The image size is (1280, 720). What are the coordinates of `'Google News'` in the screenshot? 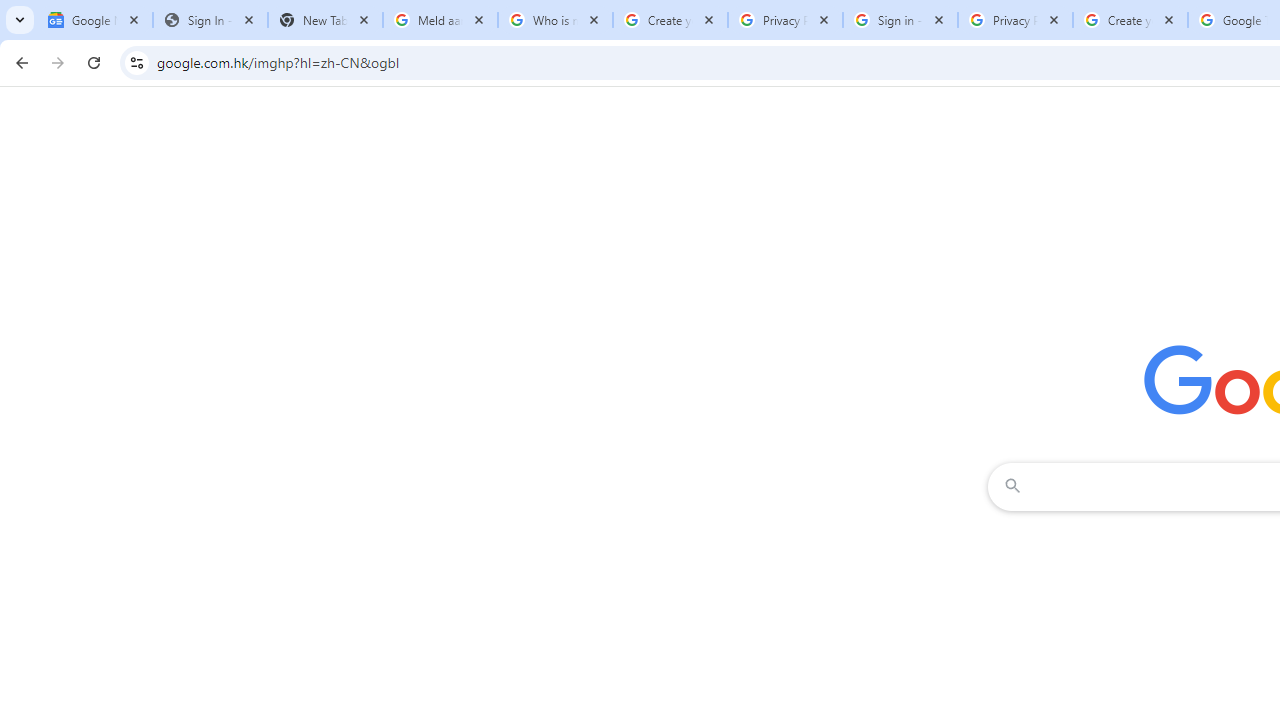 It's located at (94, 20).